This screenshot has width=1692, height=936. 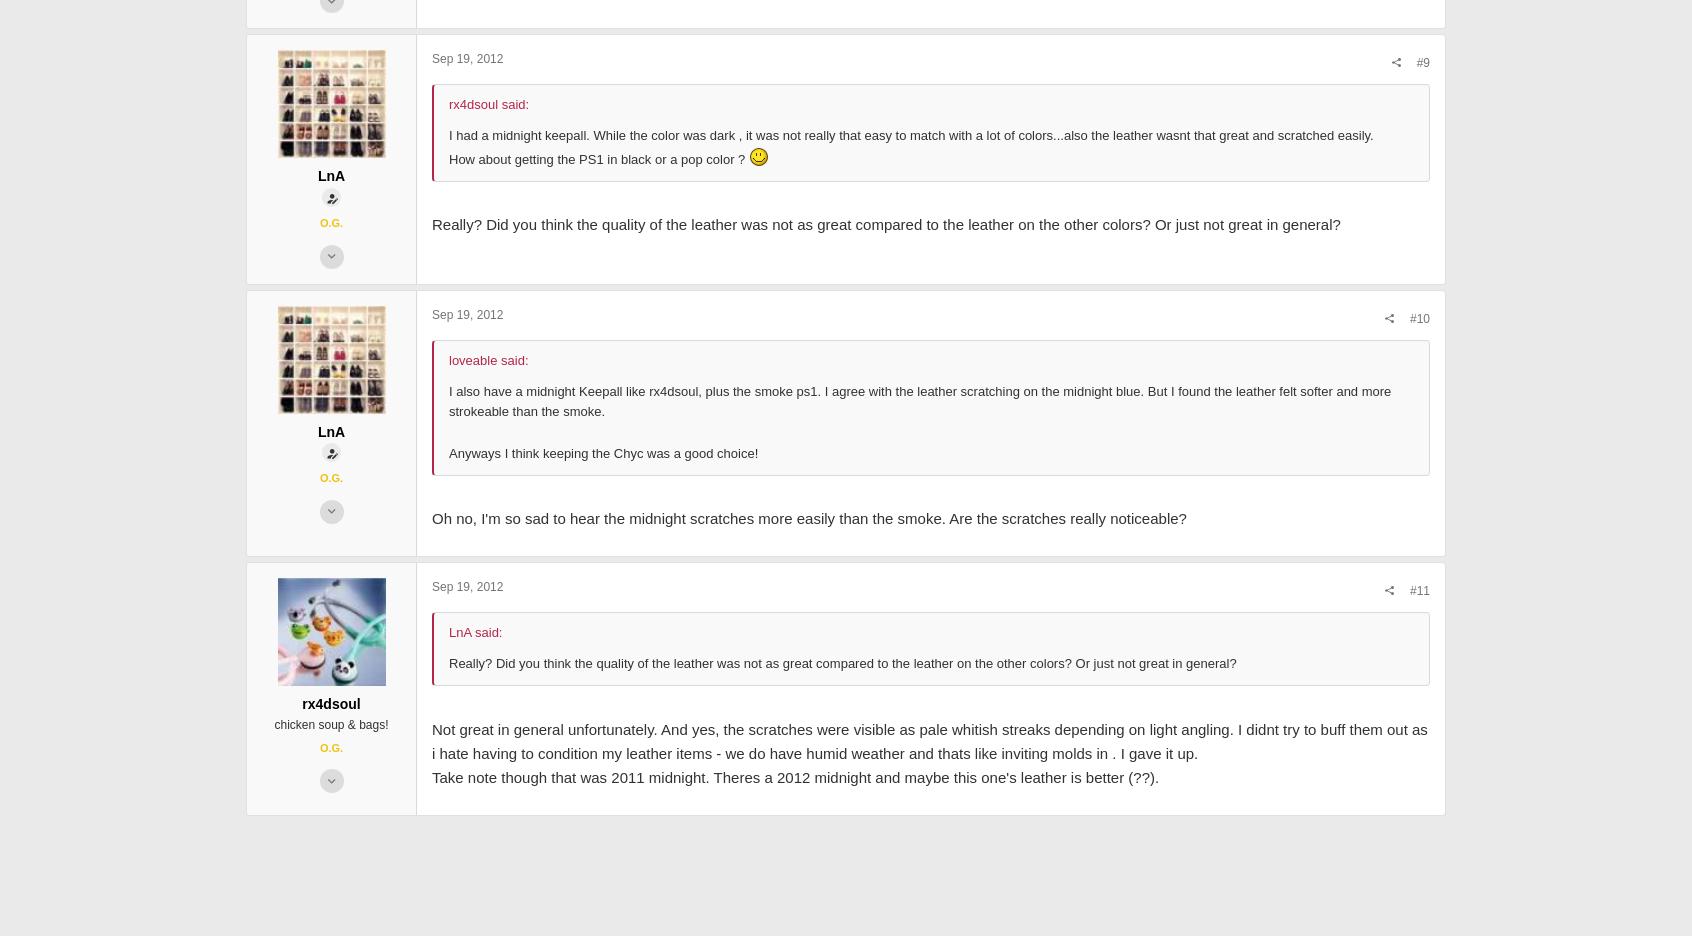 I want to click on 'I had a midnight keepall. While the color was dark , it was not really that easy to match with a lot of colors...also the leather wasnt that great and scratched easily.', so click(x=766, y=288).